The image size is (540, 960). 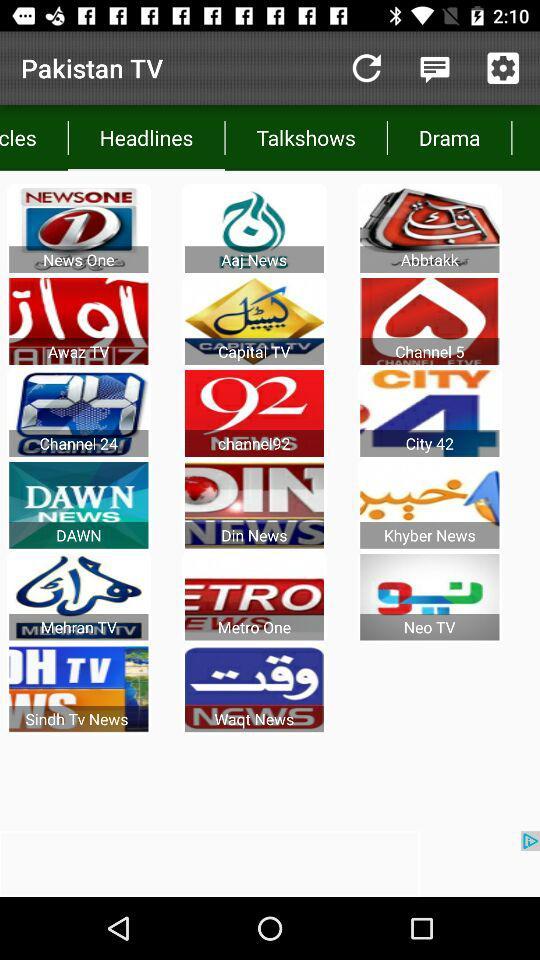 I want to click on refresh page, so click(x=365, y=68).